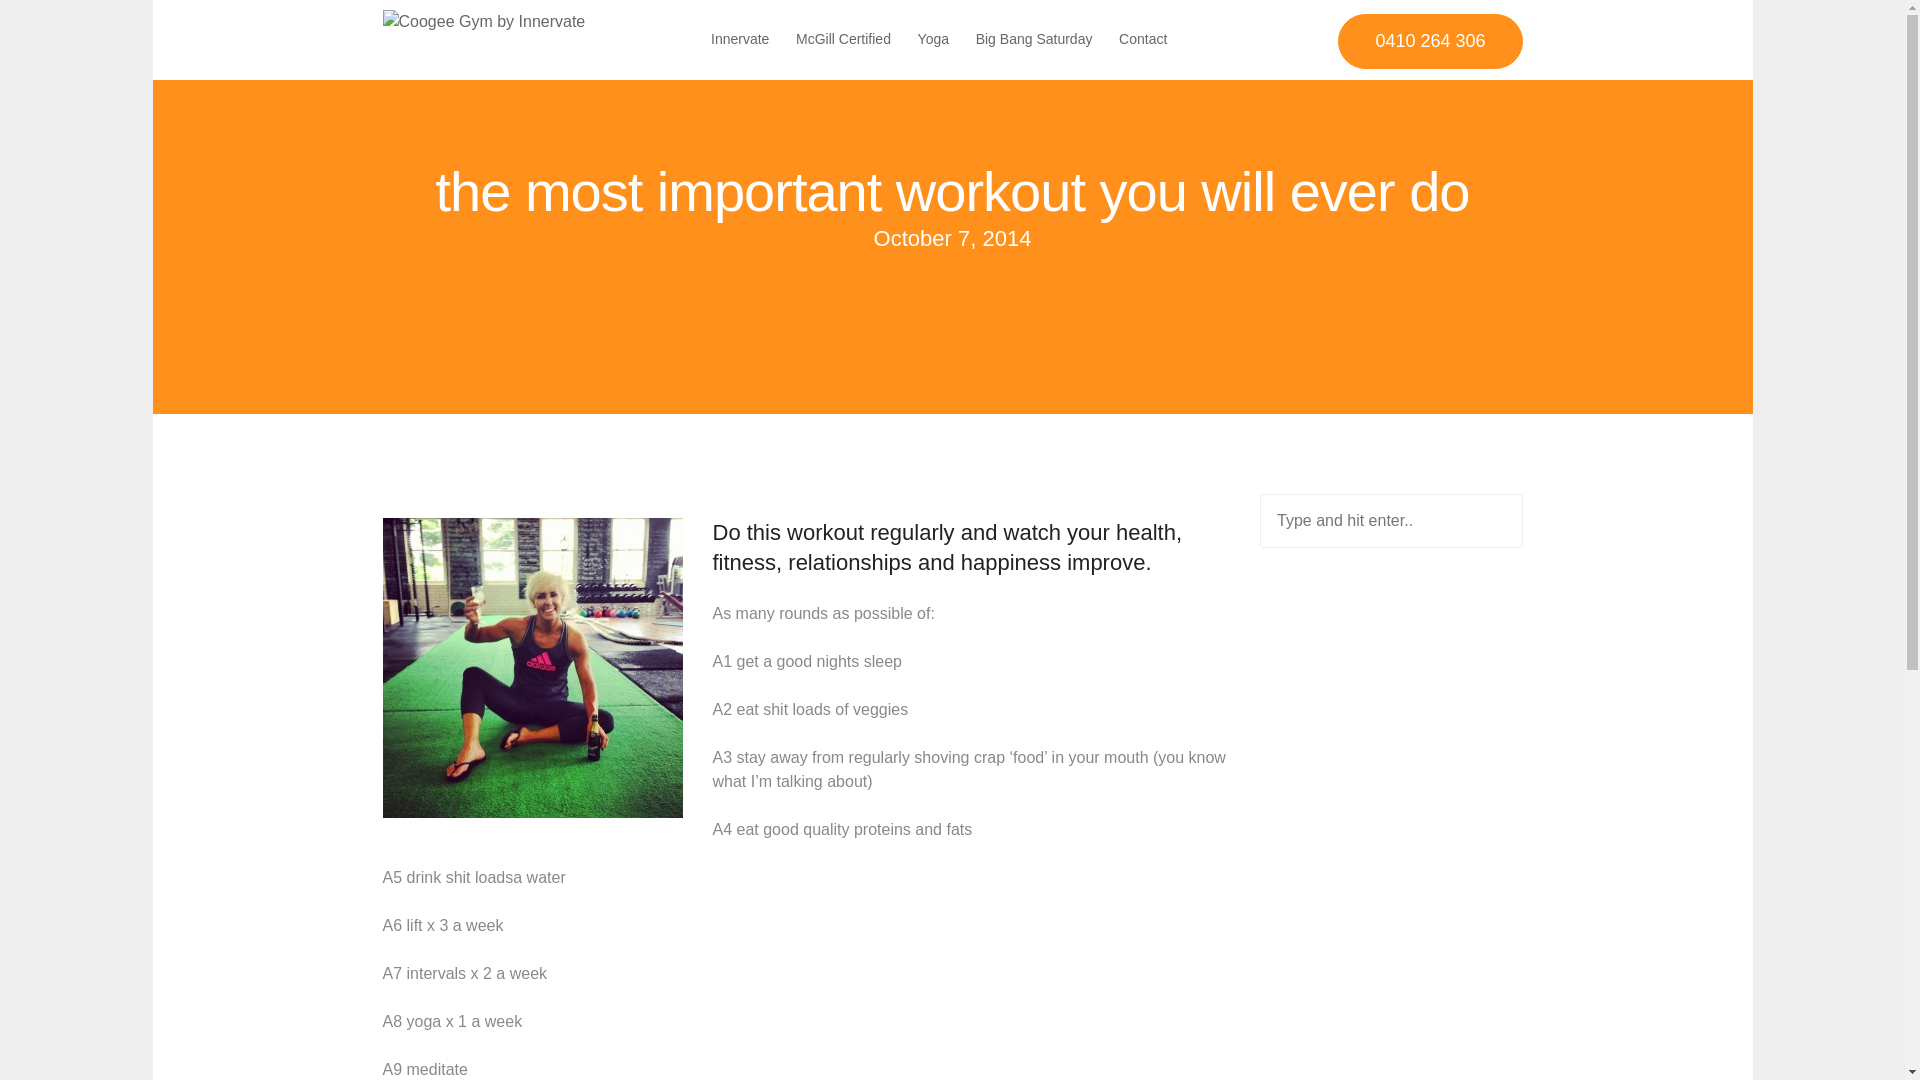 The width and height of the screenshot is (1920, 1080). What do you see at coordinates (1338, 41) in the screenshot?
I see `'0410 264 306'` at bounding box center [1338, 41].